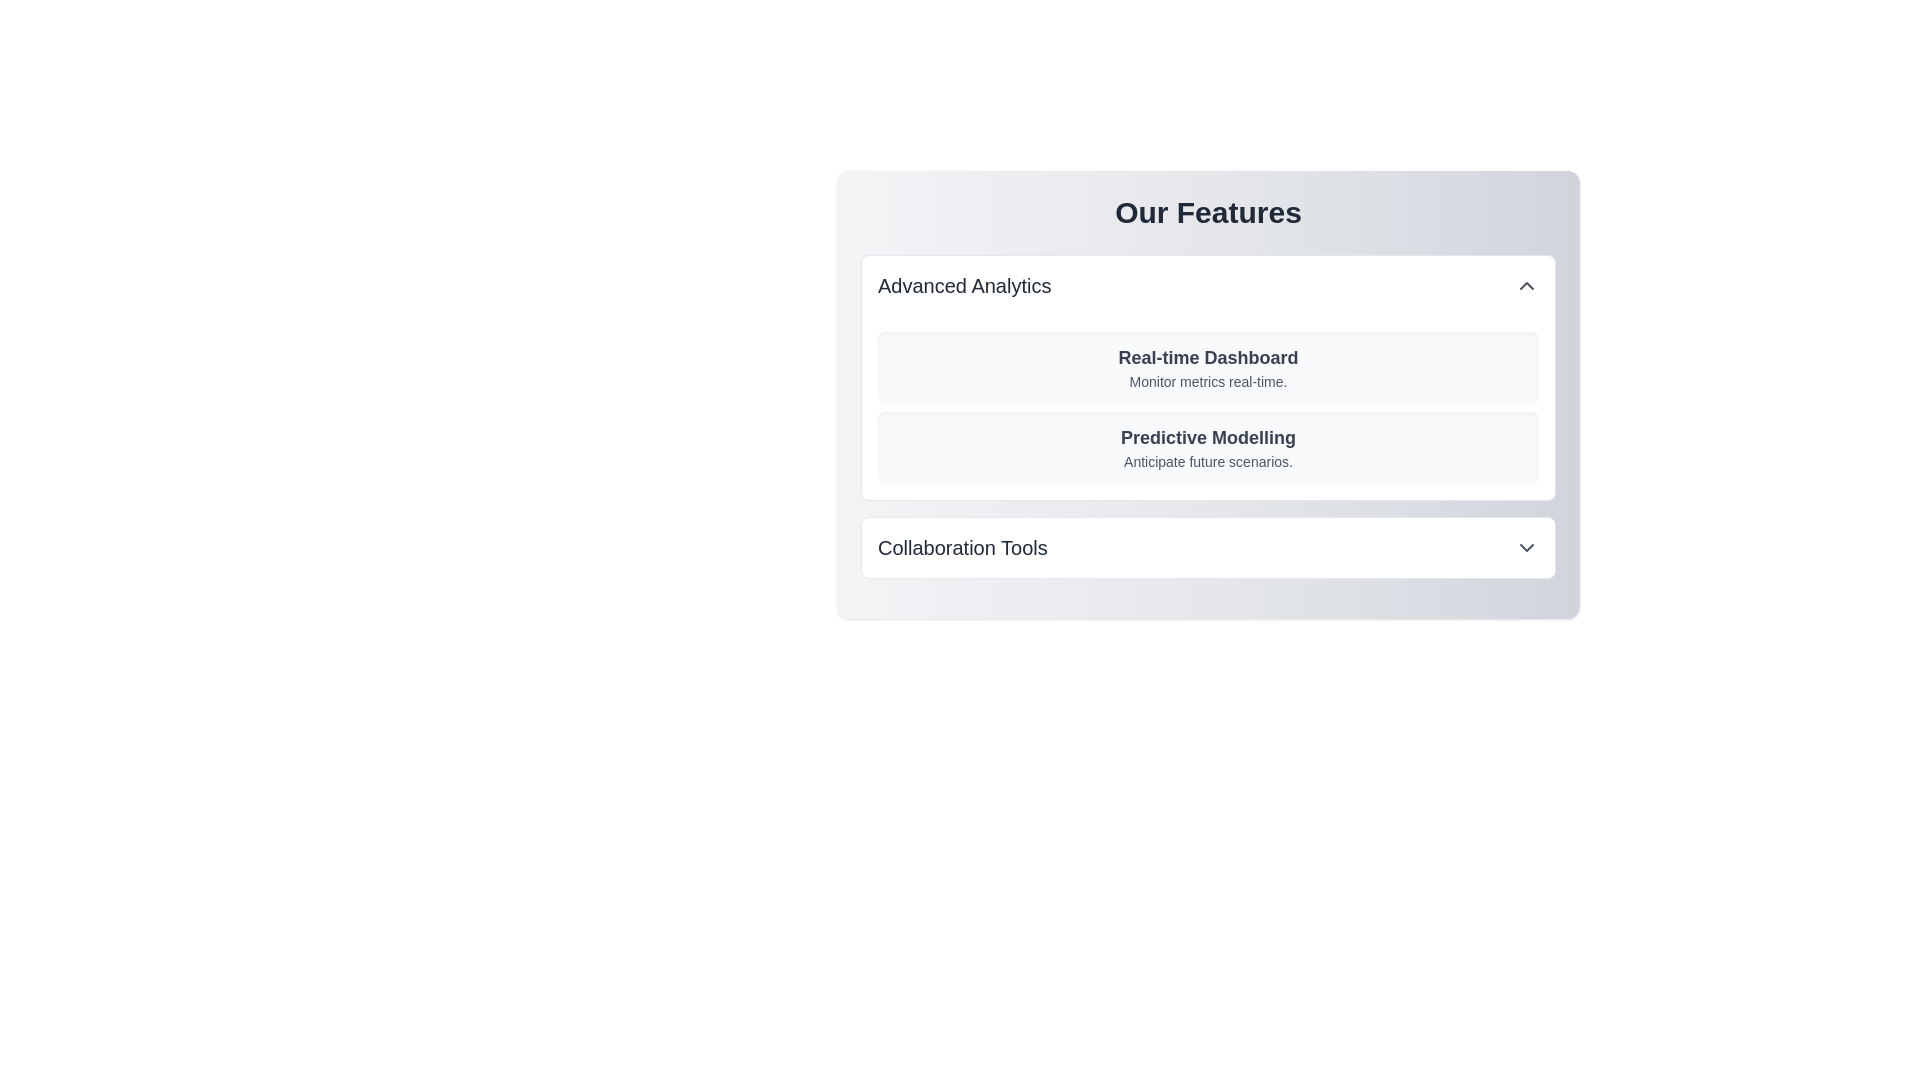 This screenshot has height=1080, width=1920. Describe the element at coordinates (1207, 381) in the screenshot. I see `static text element that reads 'Monitor metrics real-time.', located below the bold title 'Real-time Dashboard' within the 'Advanced Analytics' section for accessibility purposes` at that location.